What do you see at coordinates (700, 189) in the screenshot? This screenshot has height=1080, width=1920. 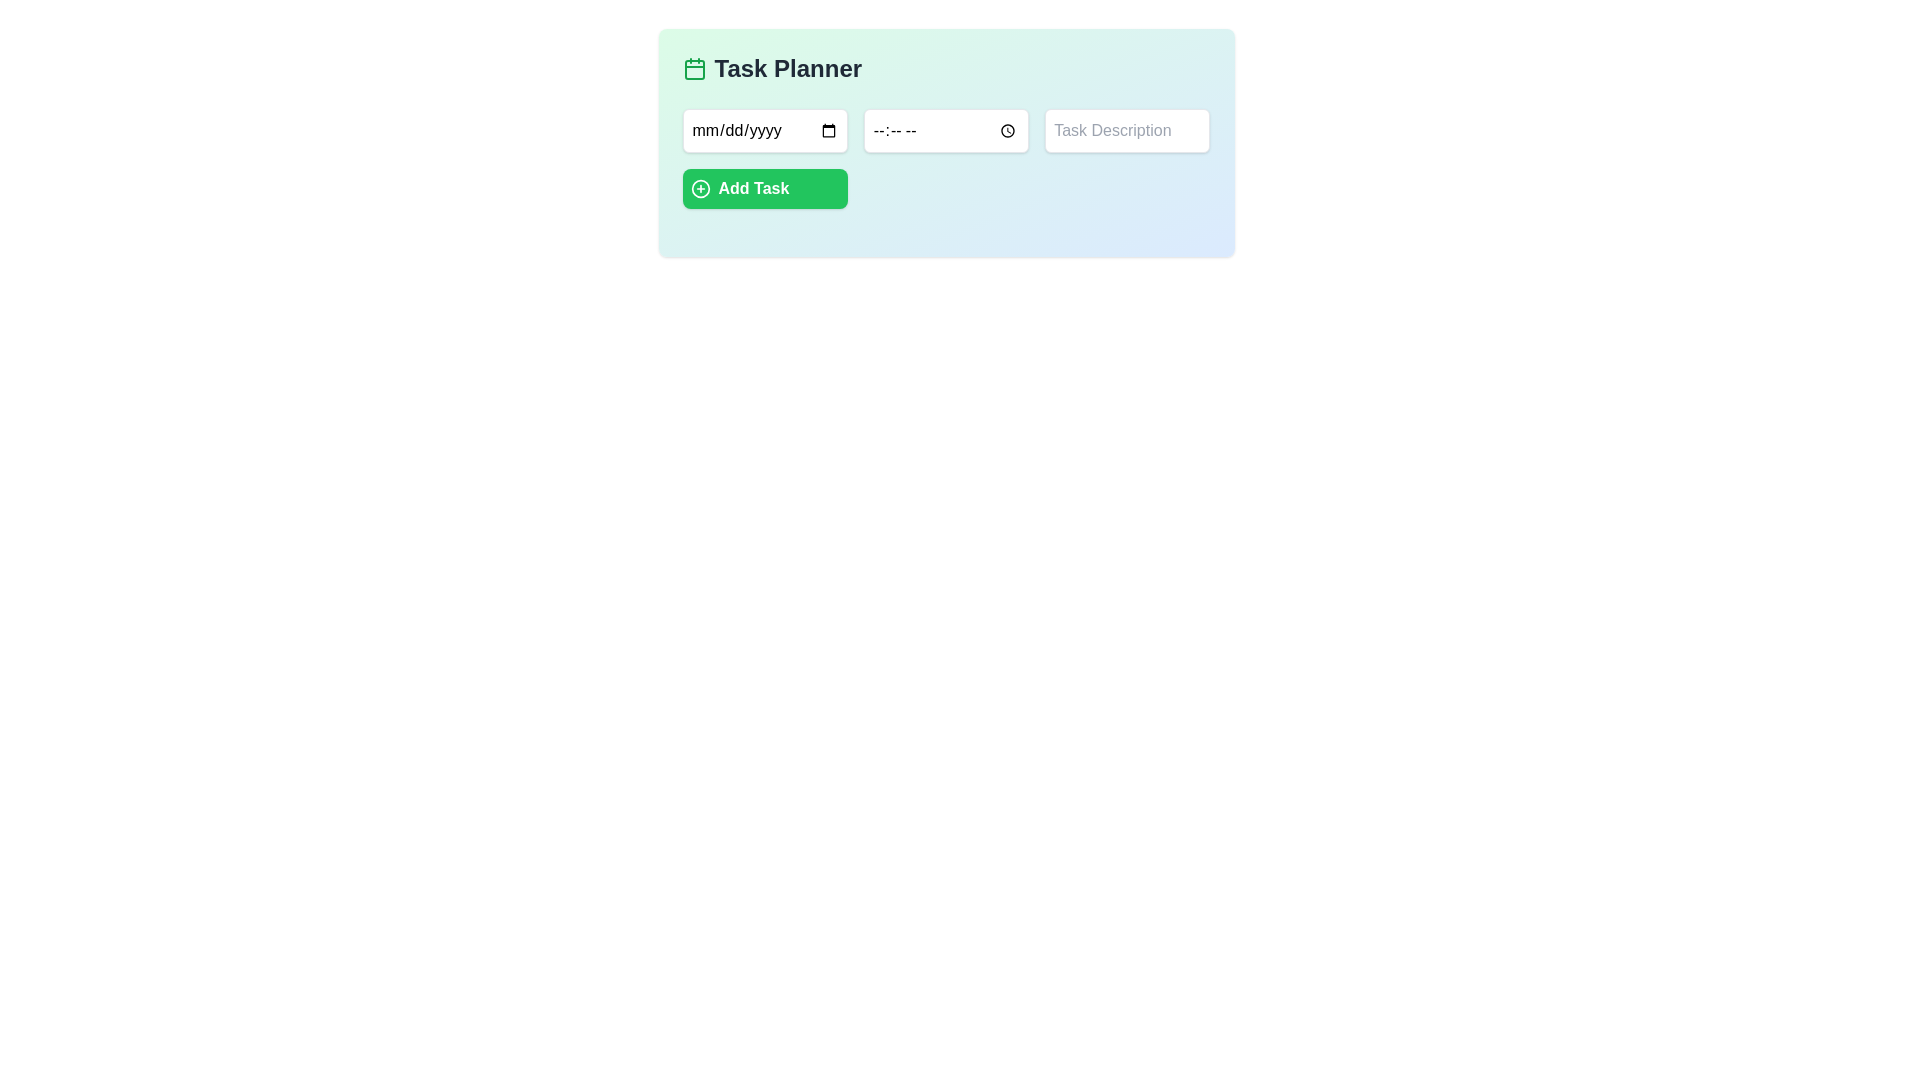 I see `the 'Add Task' icon located to the left of the 'Add Task' button` at bounding box center [700, 189].